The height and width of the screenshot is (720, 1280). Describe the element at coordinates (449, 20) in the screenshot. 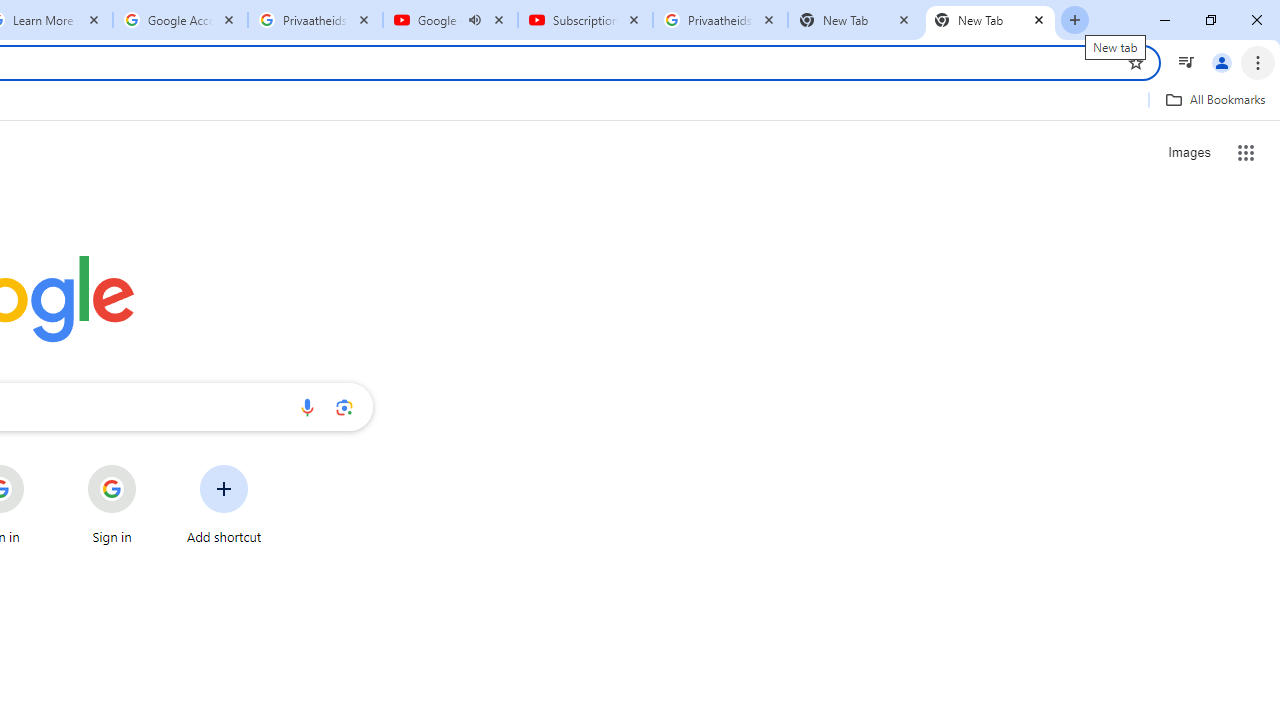

I see `'Google - YouTube - Audio playing'` at that location.